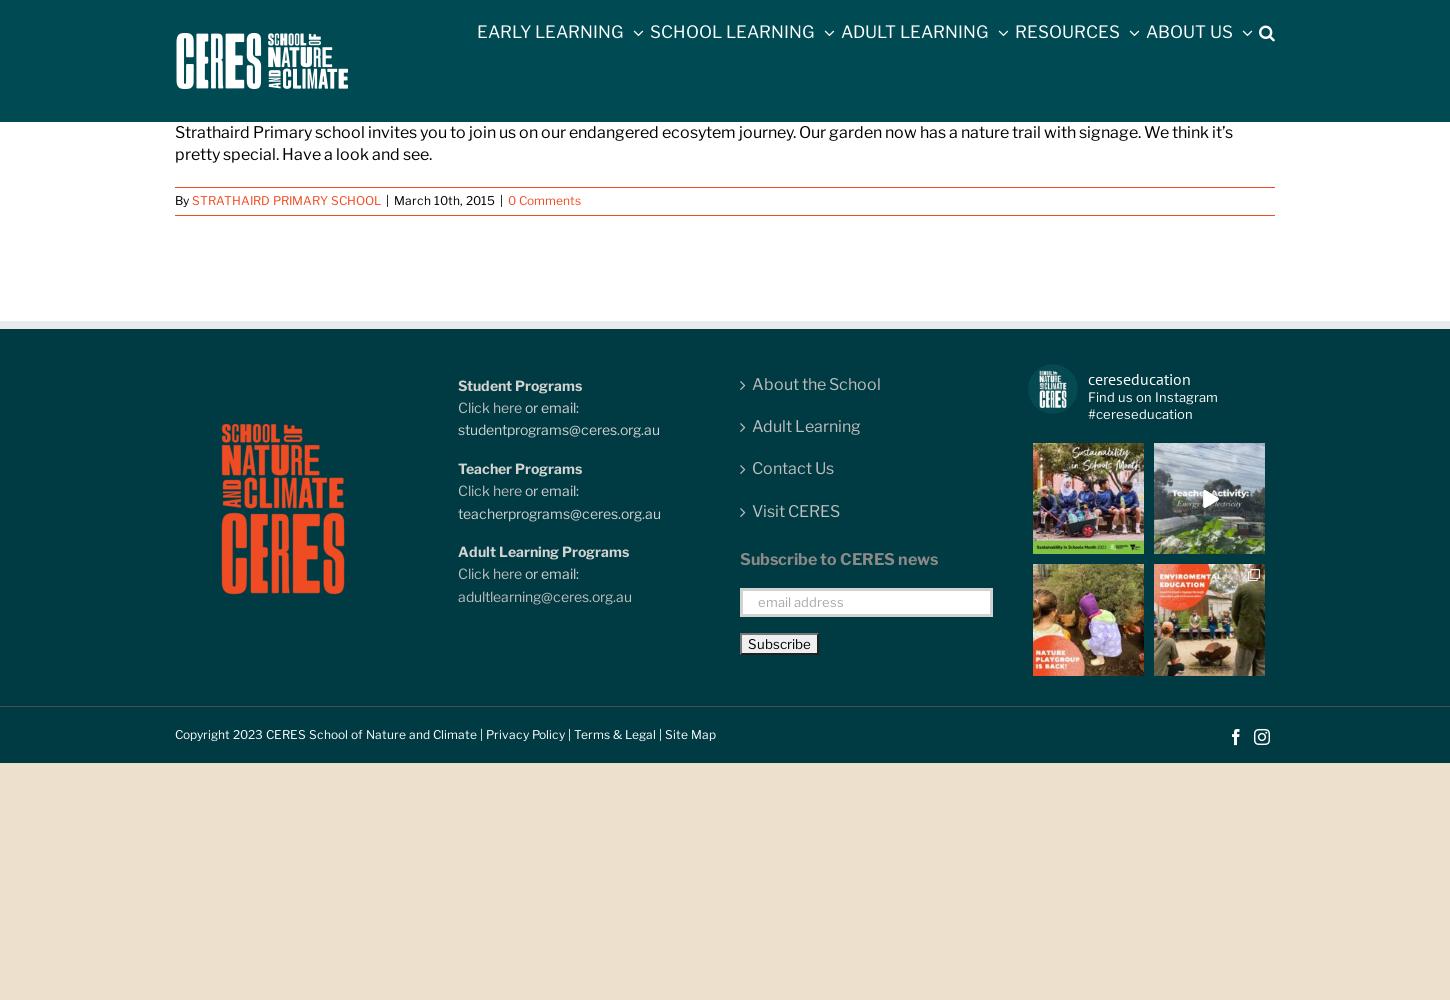  Describe the element at coordinates (751, 510) in the screenshot. I see `'Visit CERES'` at that location.